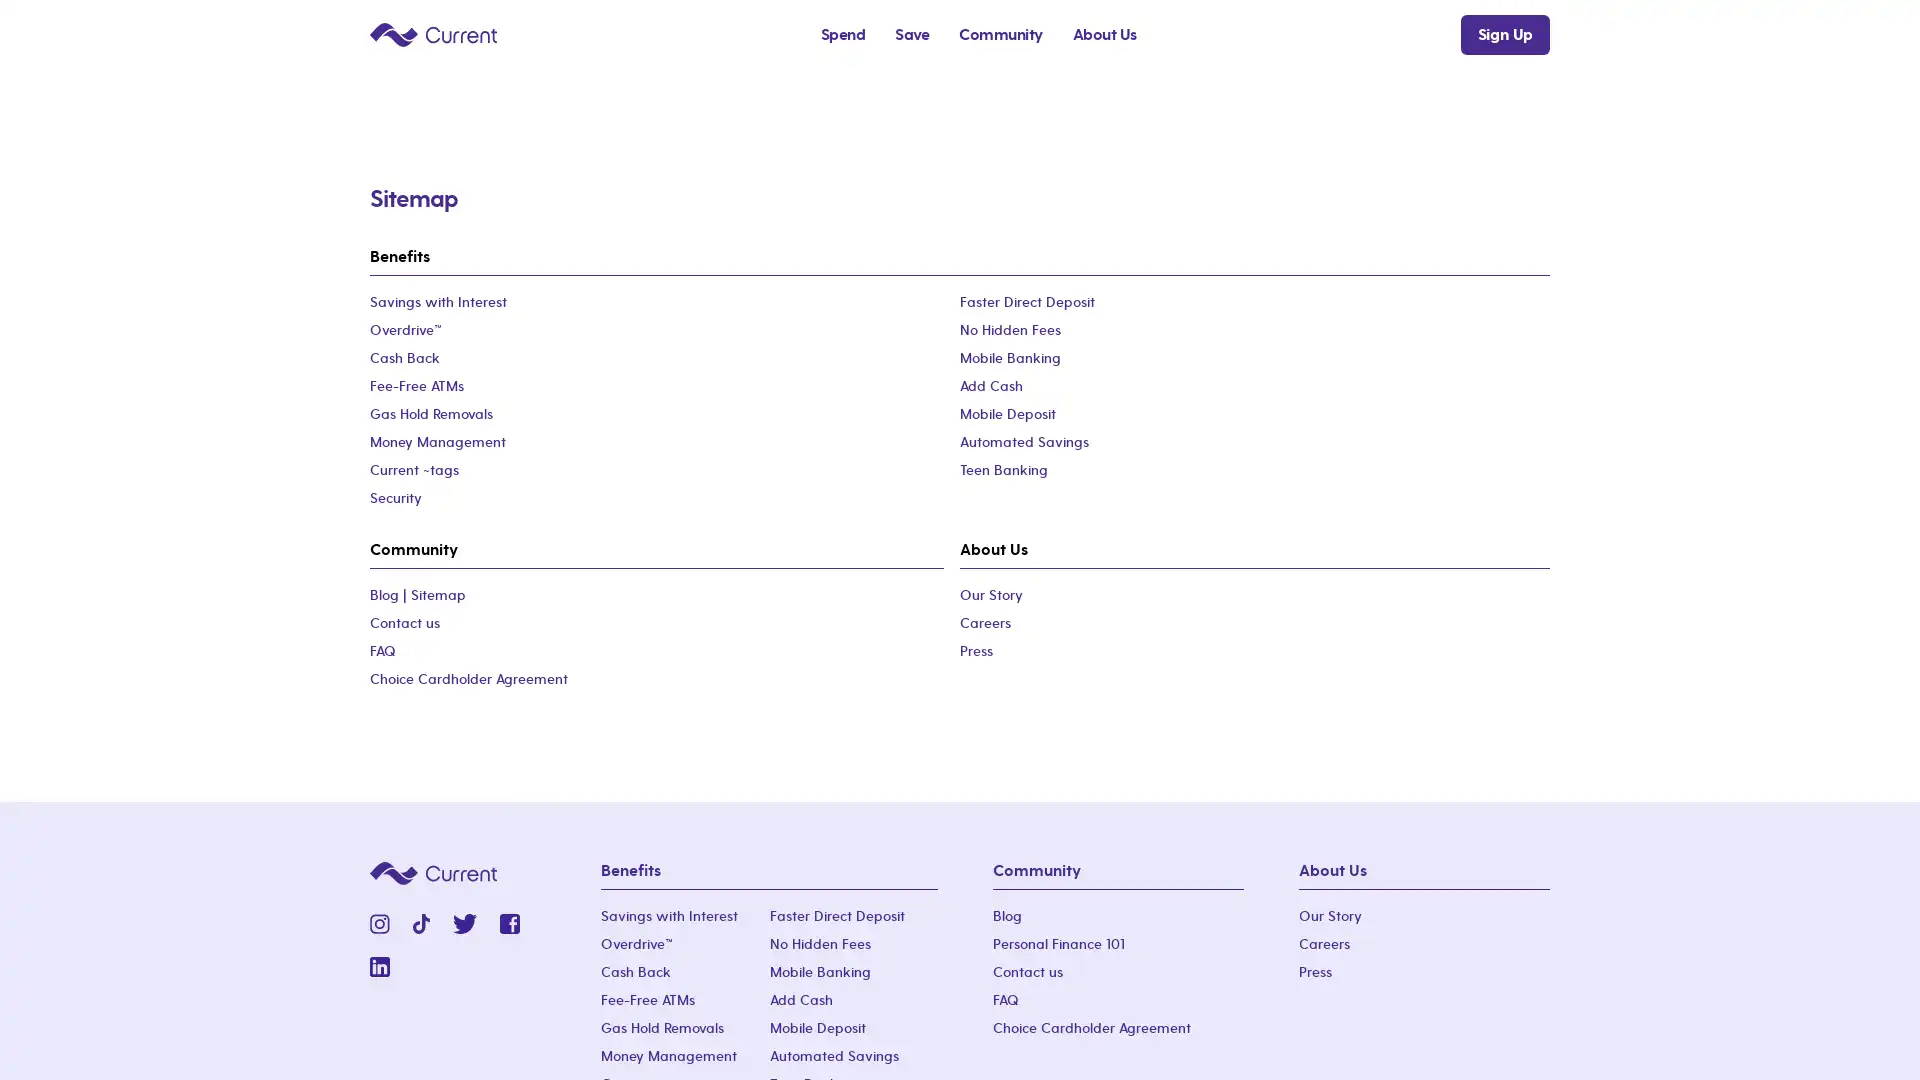 This screenshot has height=1080, width=1920. I want to click on Add Cash, so click(800, 1001).